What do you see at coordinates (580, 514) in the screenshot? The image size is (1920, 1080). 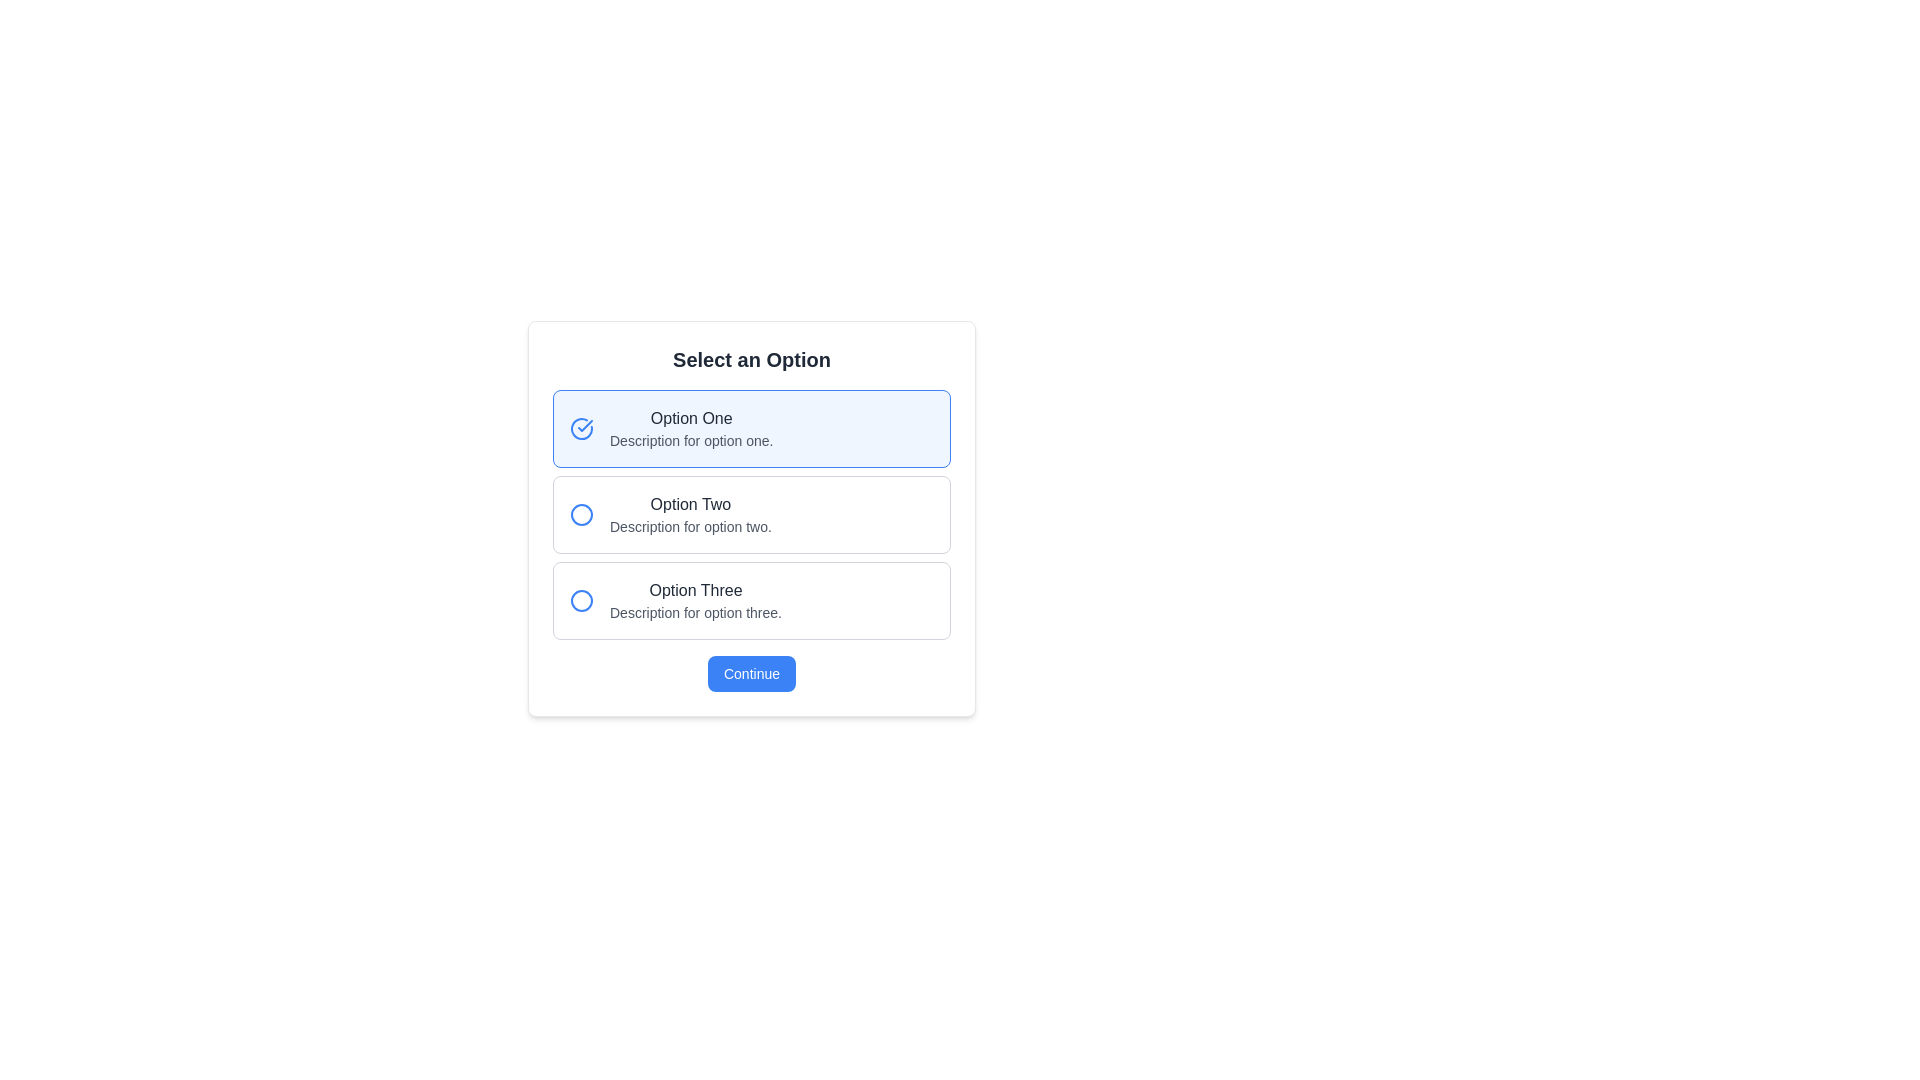 I see `the Icon button or marker associated with 'Option Two'` at bounding box center [580, 514].